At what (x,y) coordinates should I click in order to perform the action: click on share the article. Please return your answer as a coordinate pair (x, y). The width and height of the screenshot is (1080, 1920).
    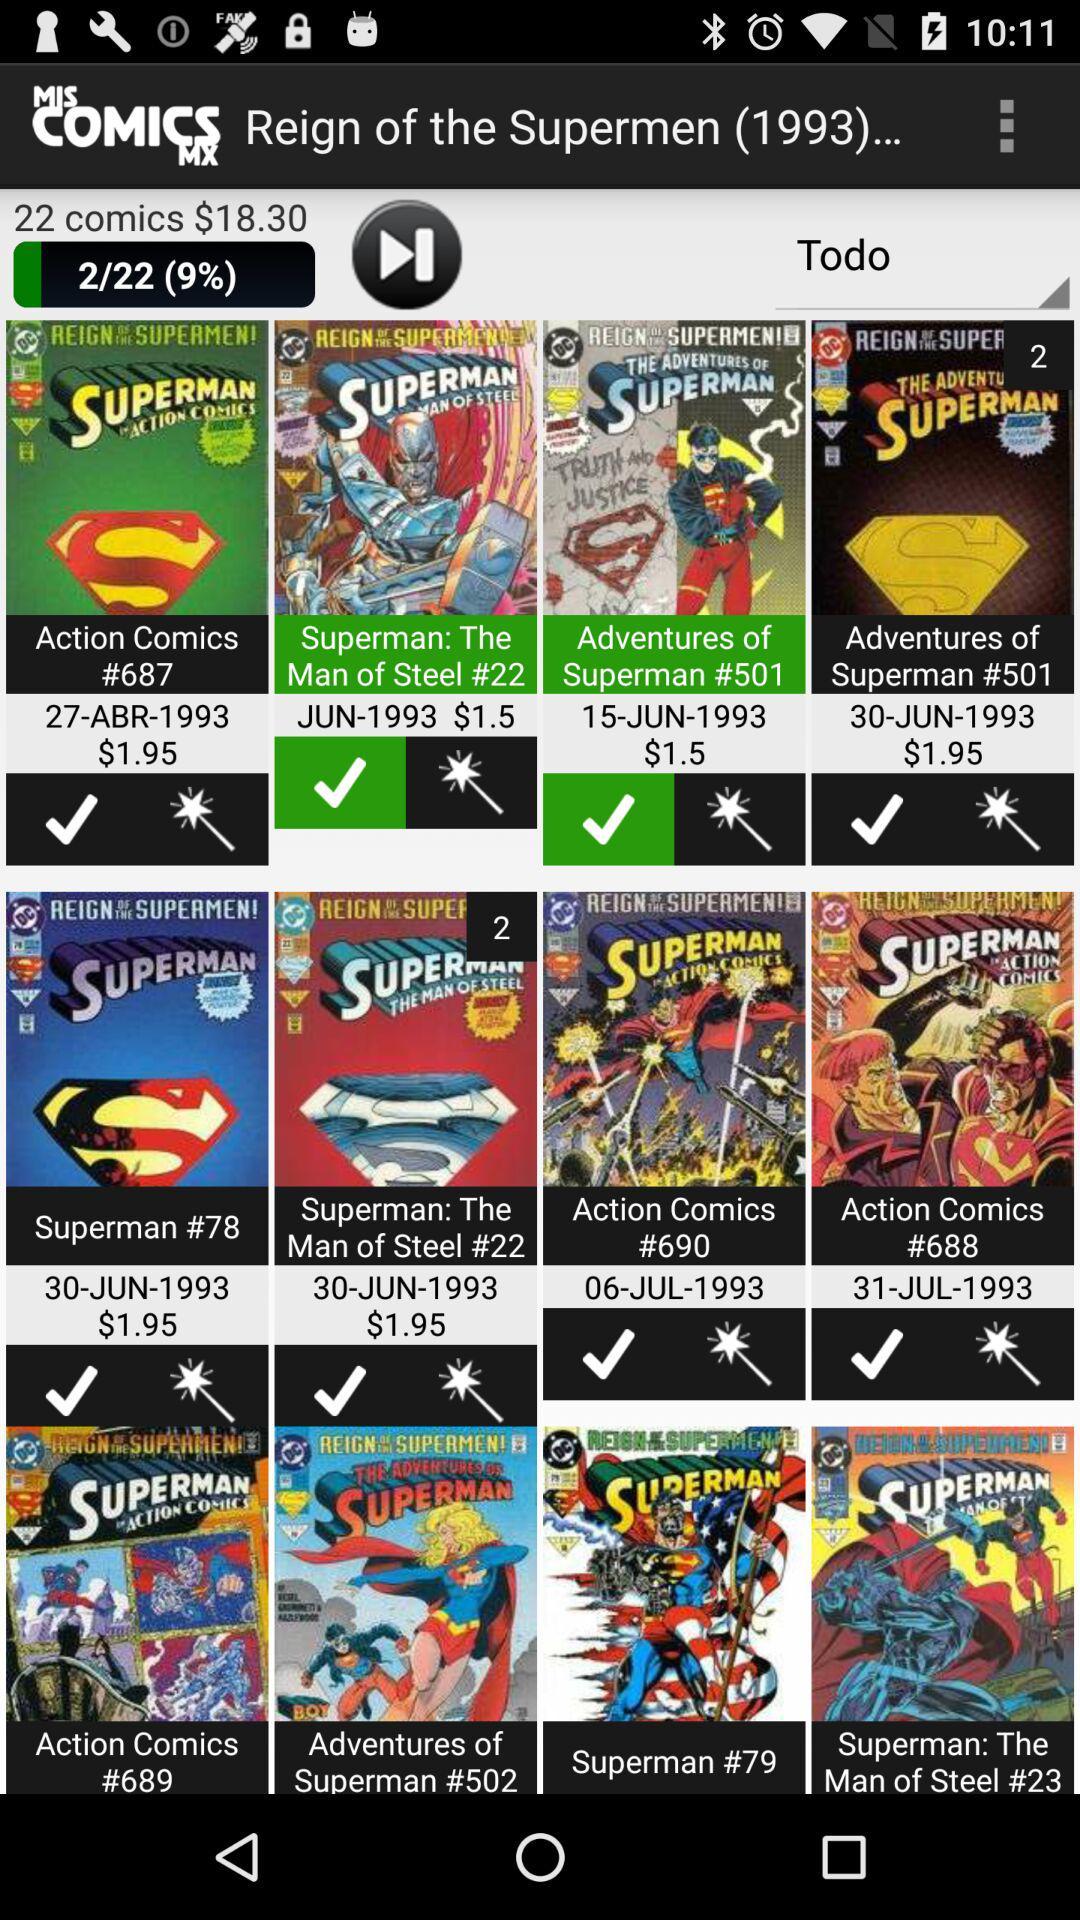
    Looking at the image, I should click on (942, 1610).